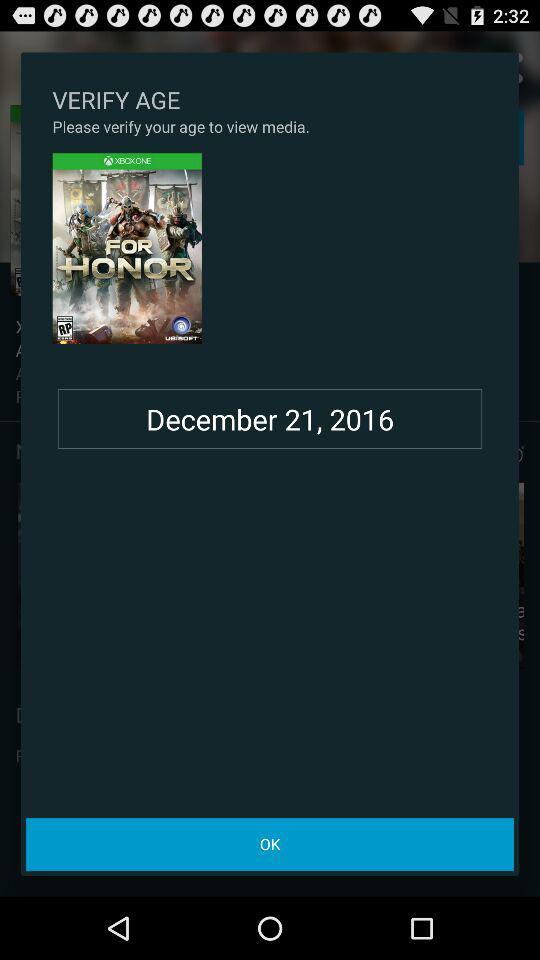 The height and width of the screenshot is (960, 540). Describe the element at coordinates (270, 418) in the screenshot. I see `the december 21, 2016 icon` at that location.